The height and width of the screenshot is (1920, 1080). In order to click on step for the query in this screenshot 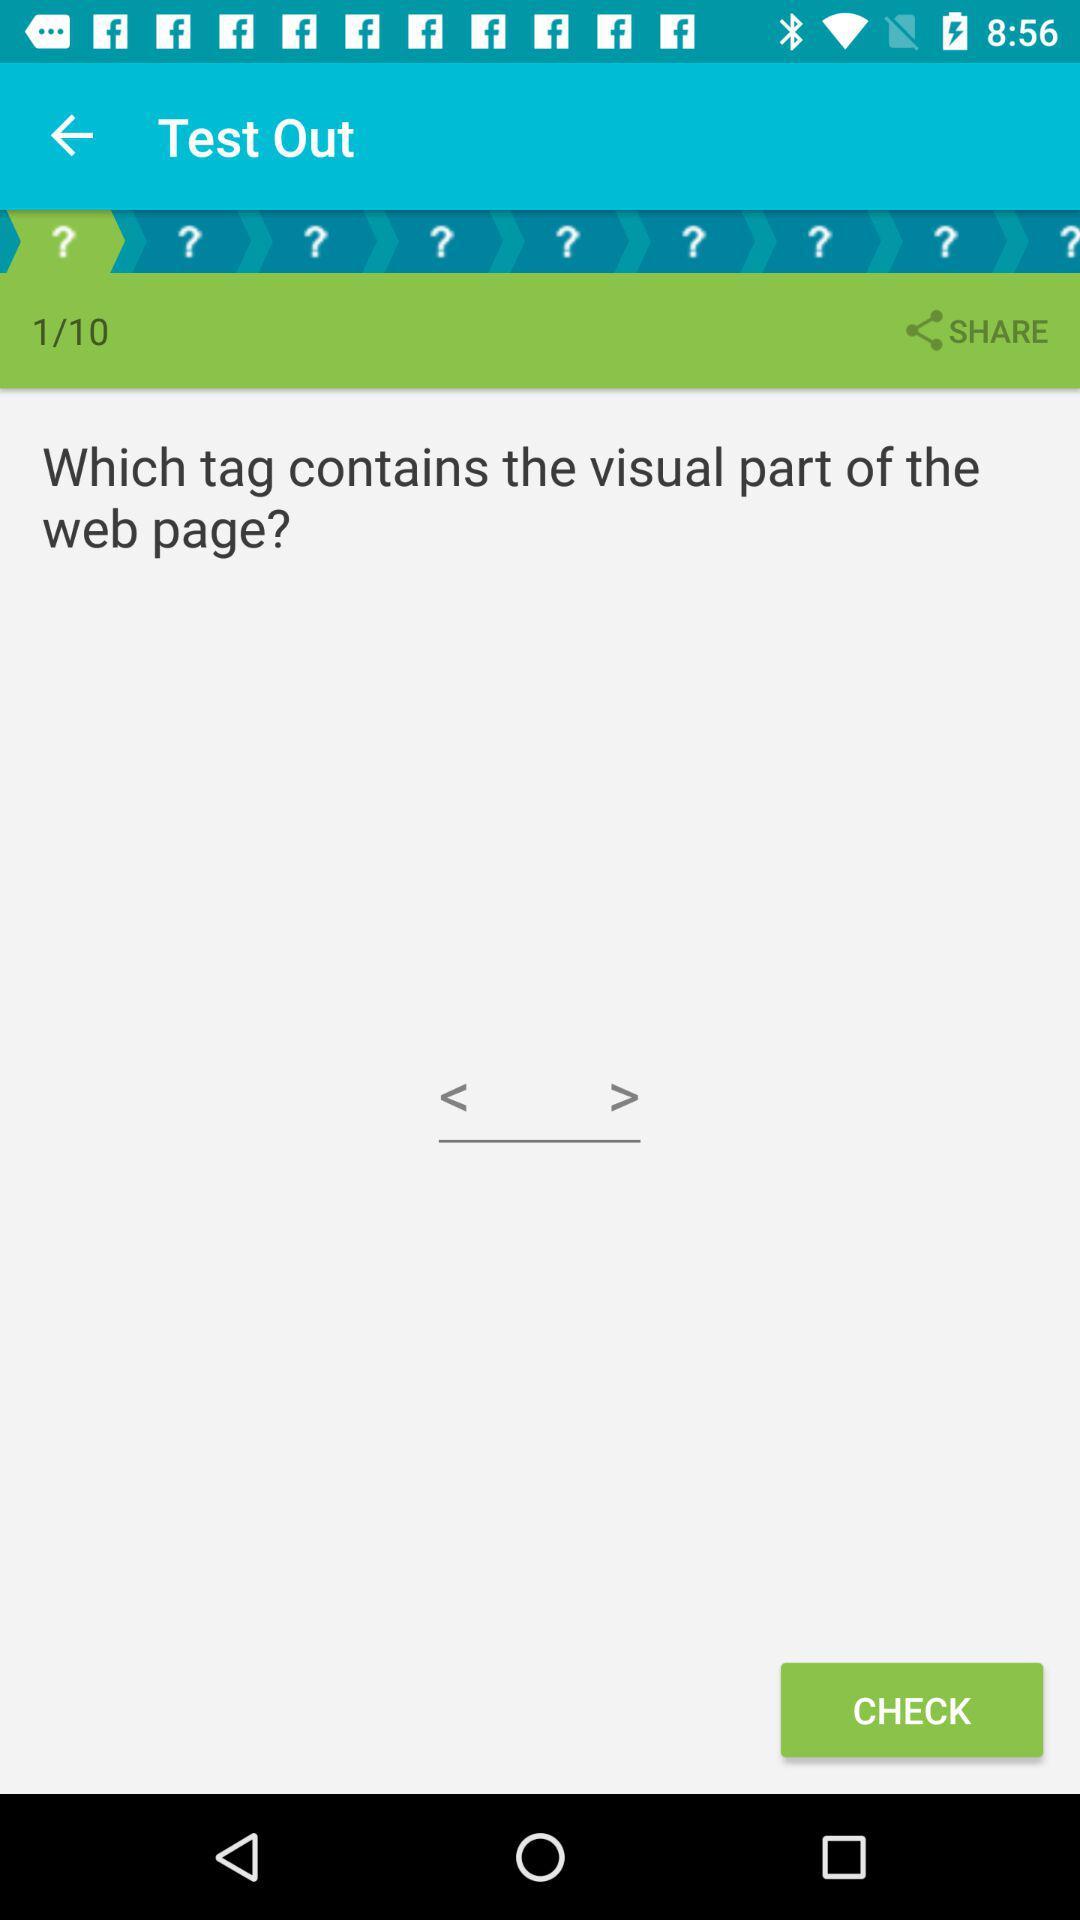, I will do `click(692, 240)`.